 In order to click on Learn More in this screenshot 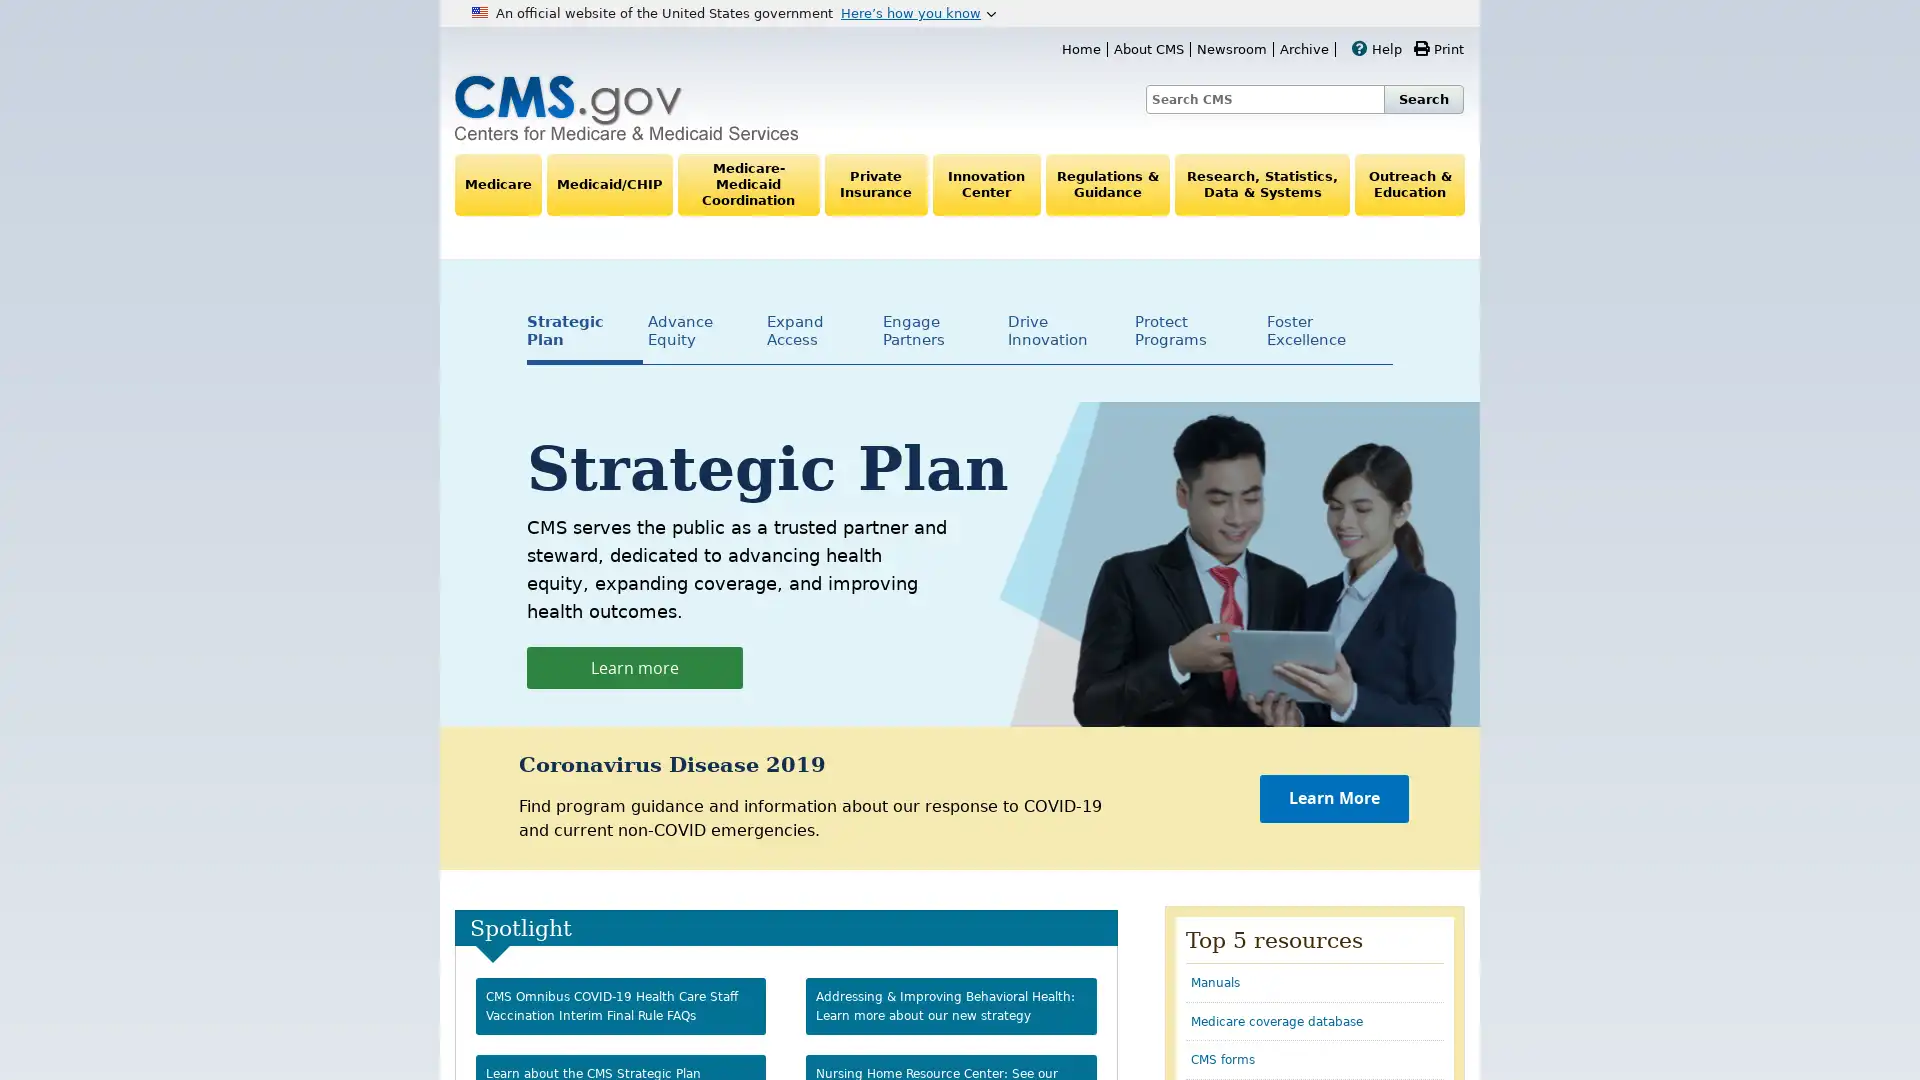, I will do `click(1334, 797)`.